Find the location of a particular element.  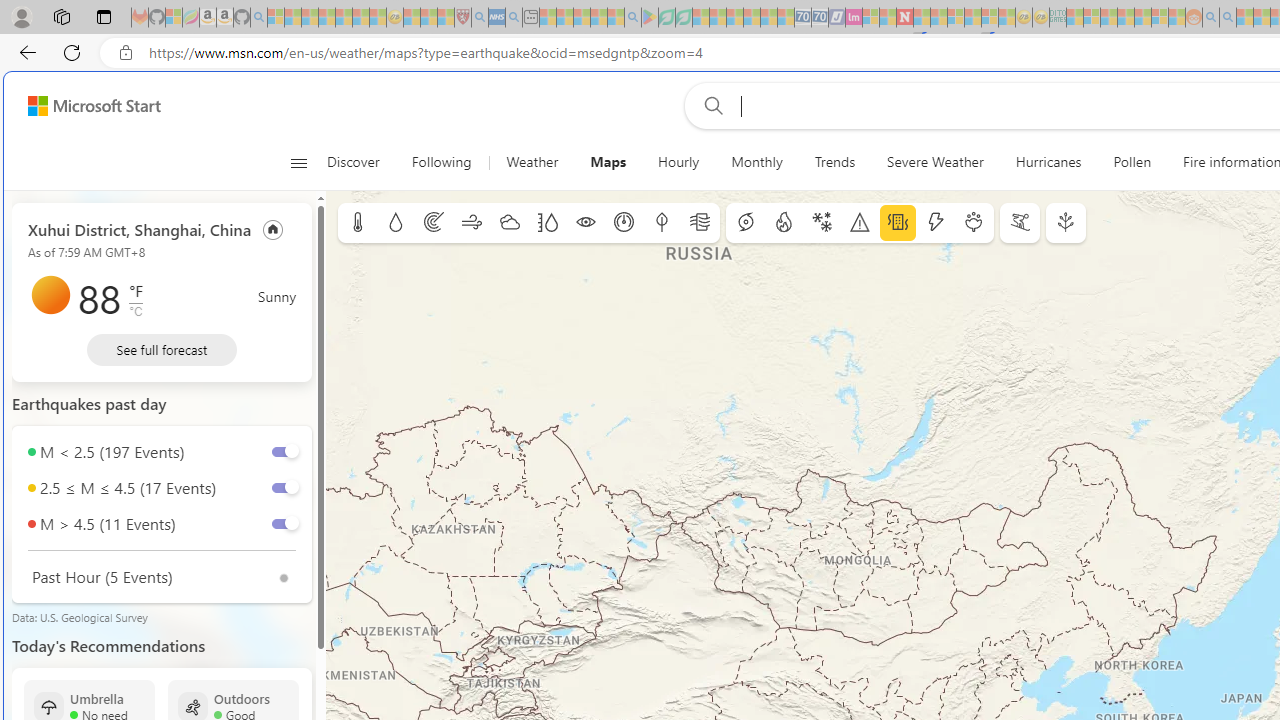

'E-tree' is located at coordinates (1065, 223).